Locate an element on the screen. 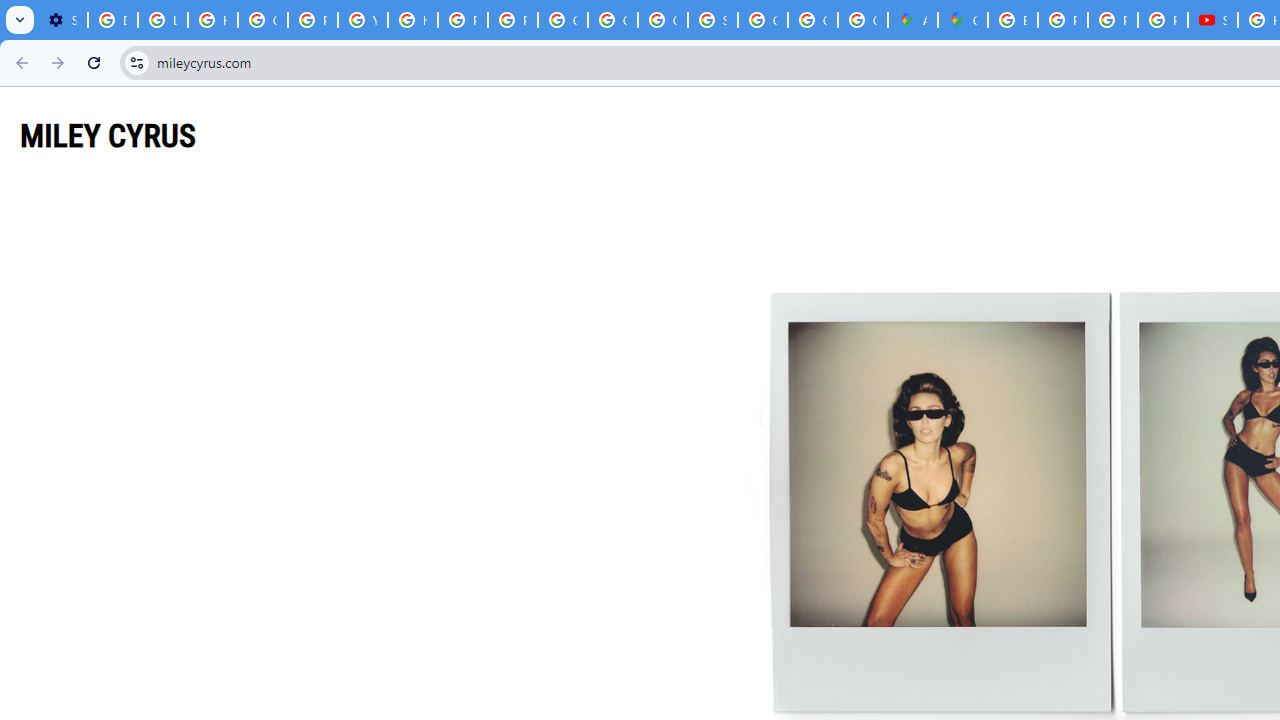 This screenshot has height=720, width=1280. 'YouTube' is located at coordinates (362, 20).